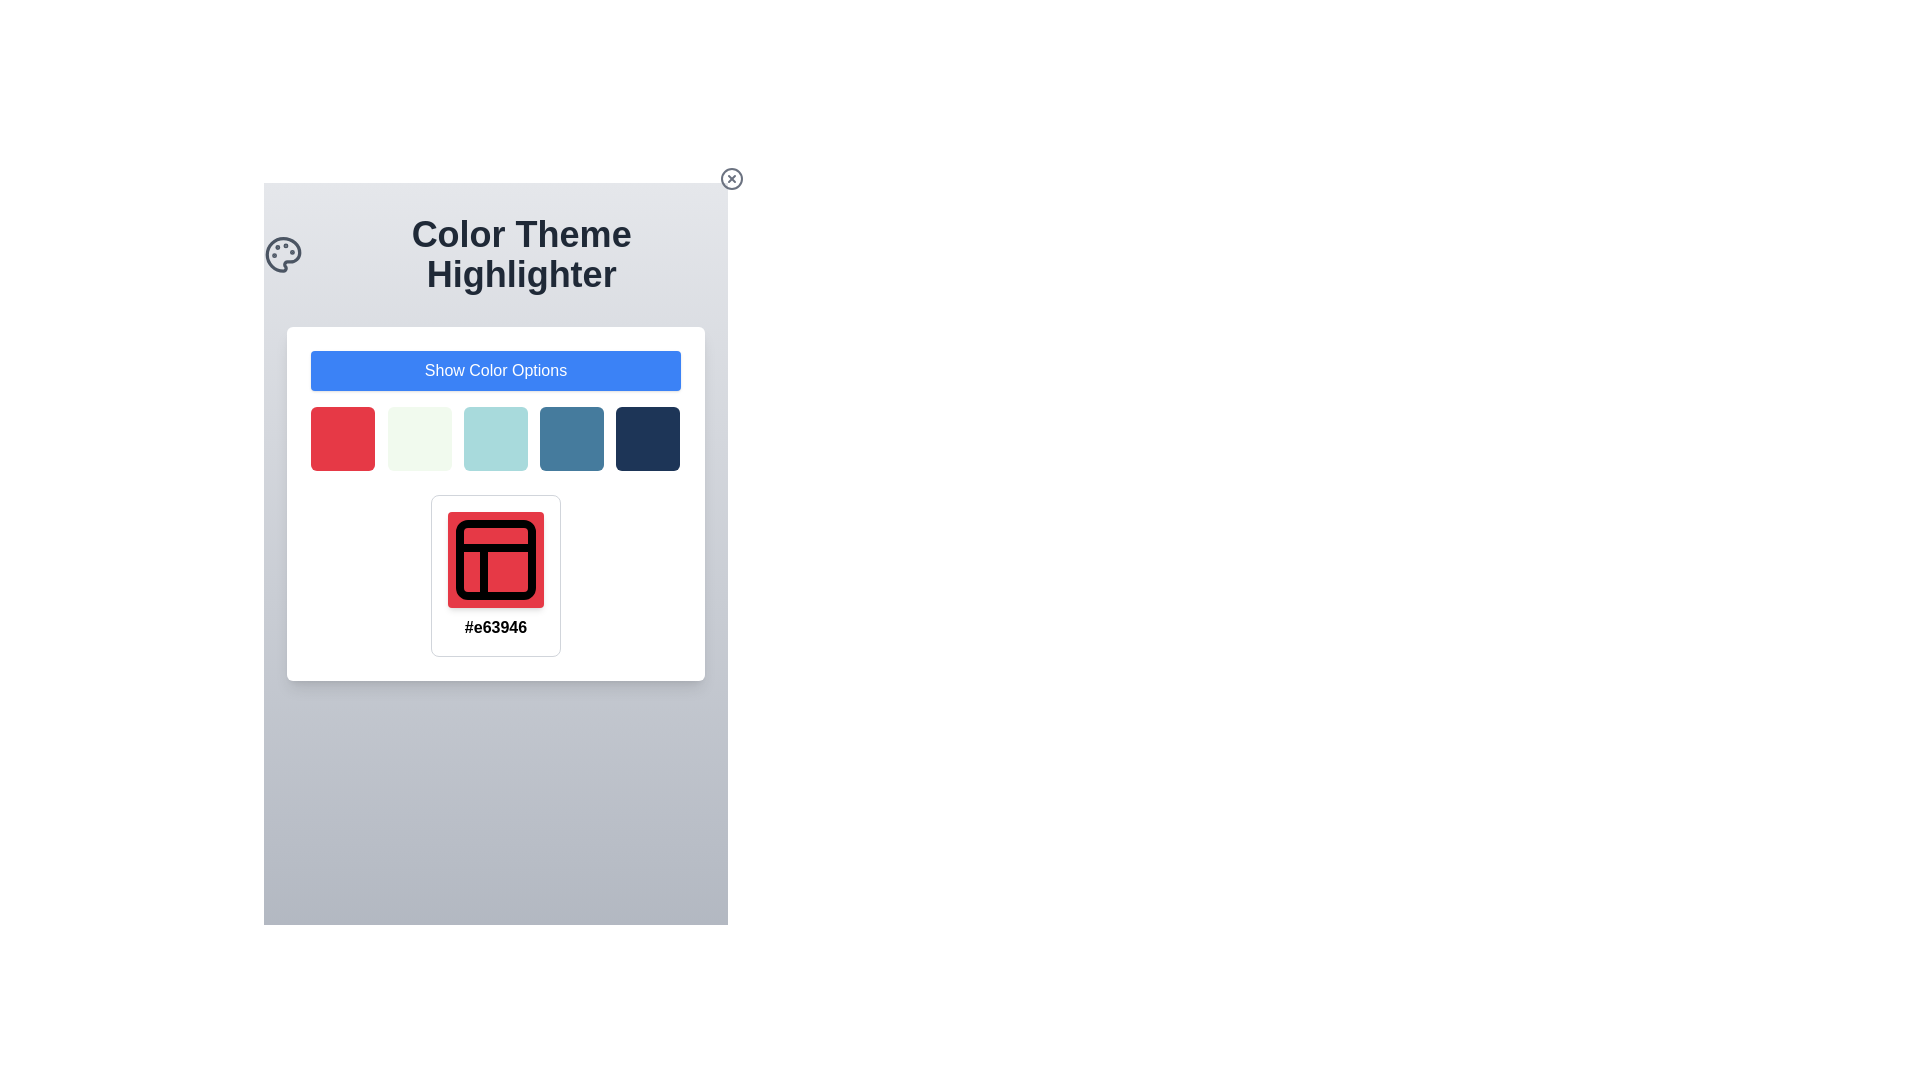  Describe the element at coordinates (571, 438) in the screenshot. I see `the fourth color square in the color palette located under the 'Show Color Options' button` at that location.